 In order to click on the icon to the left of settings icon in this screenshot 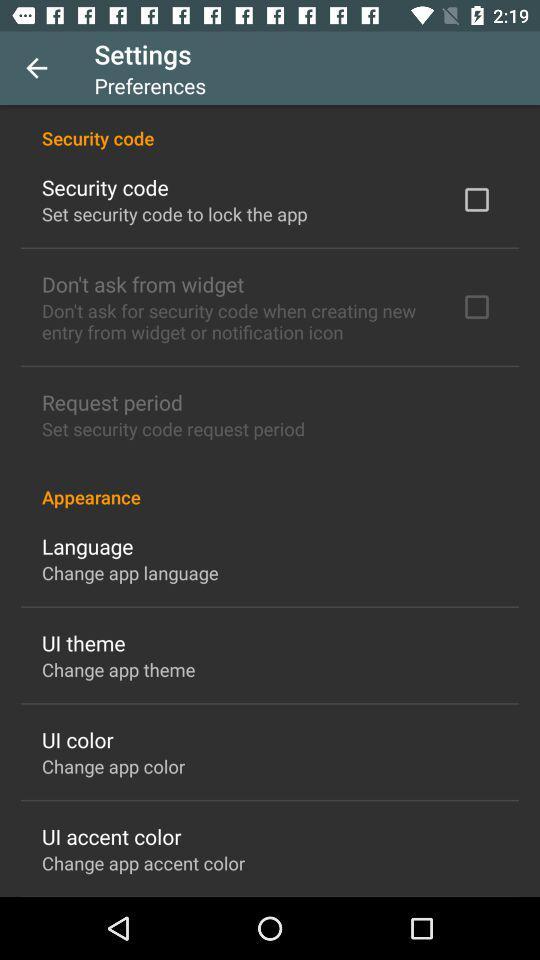, I will do `click(36, 68)`.